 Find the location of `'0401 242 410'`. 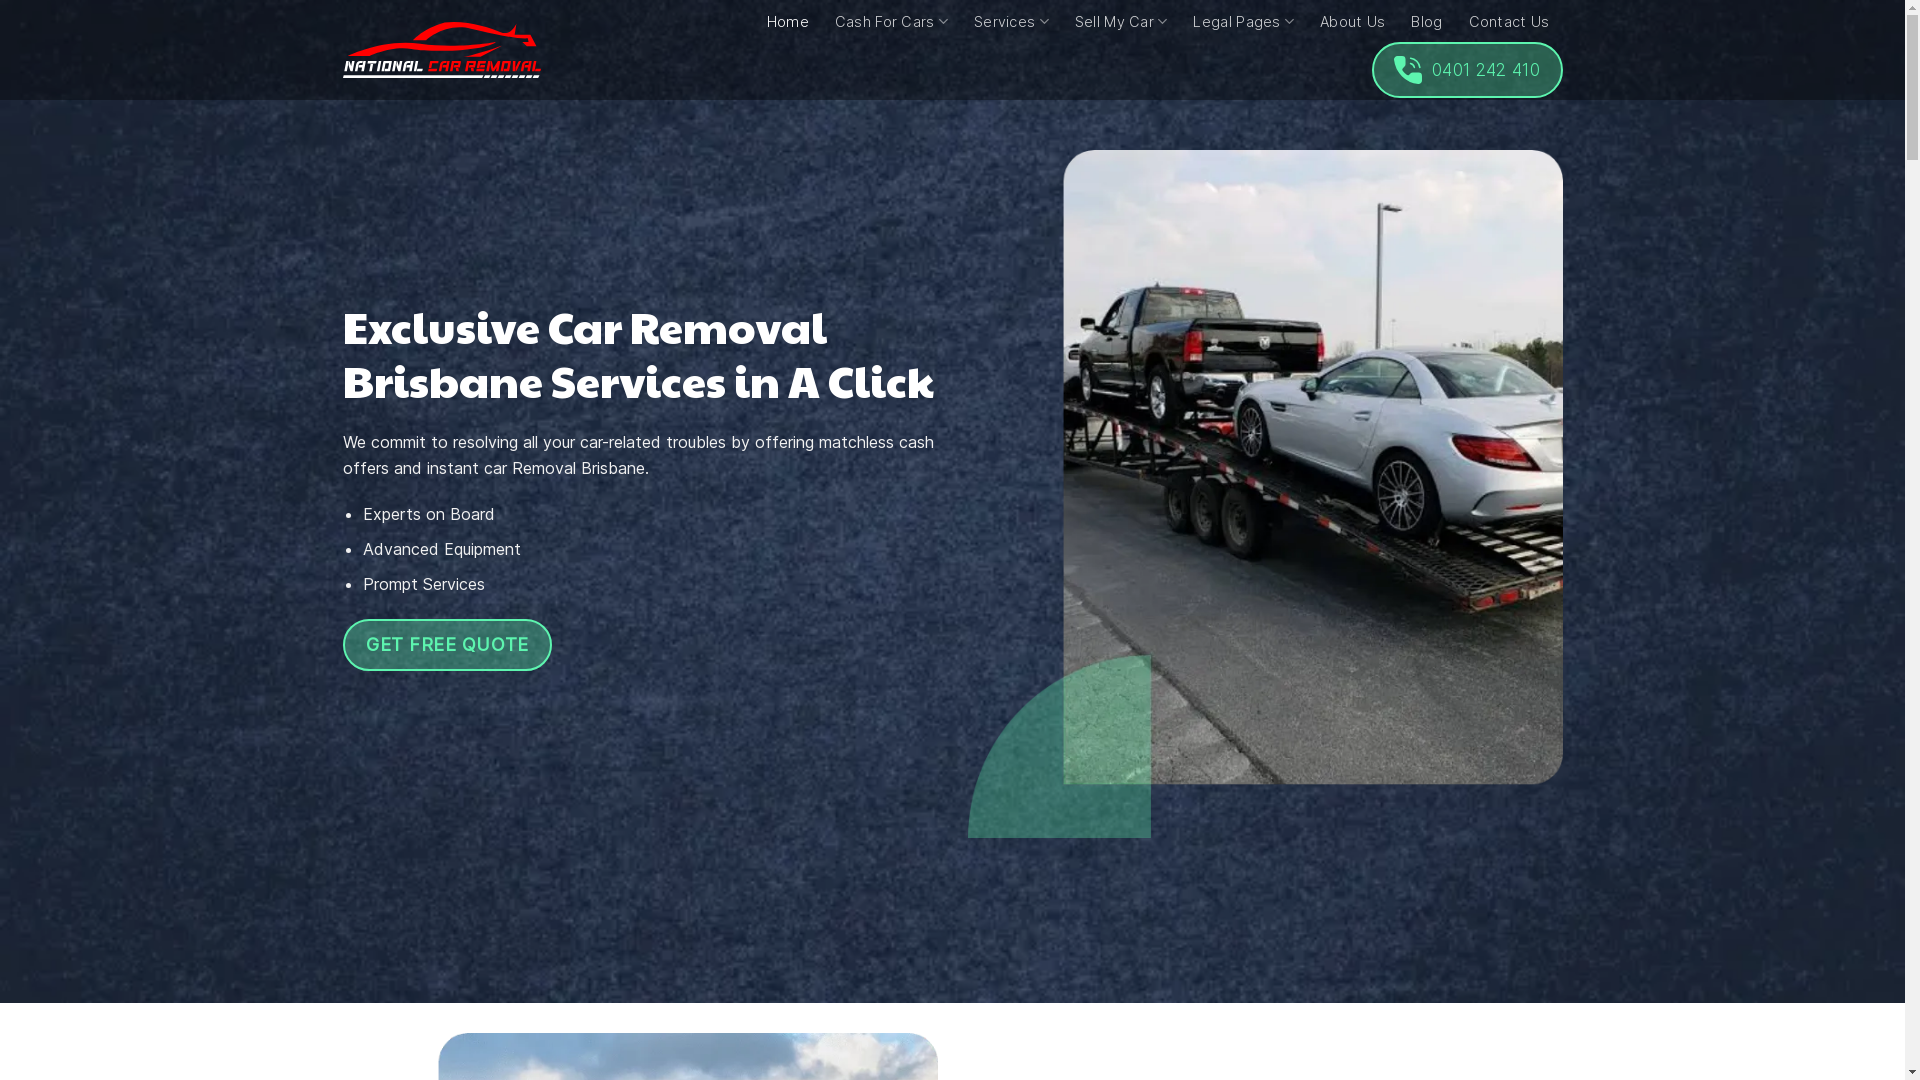

'0401 242 410' is located at coordinates (1467, 68).